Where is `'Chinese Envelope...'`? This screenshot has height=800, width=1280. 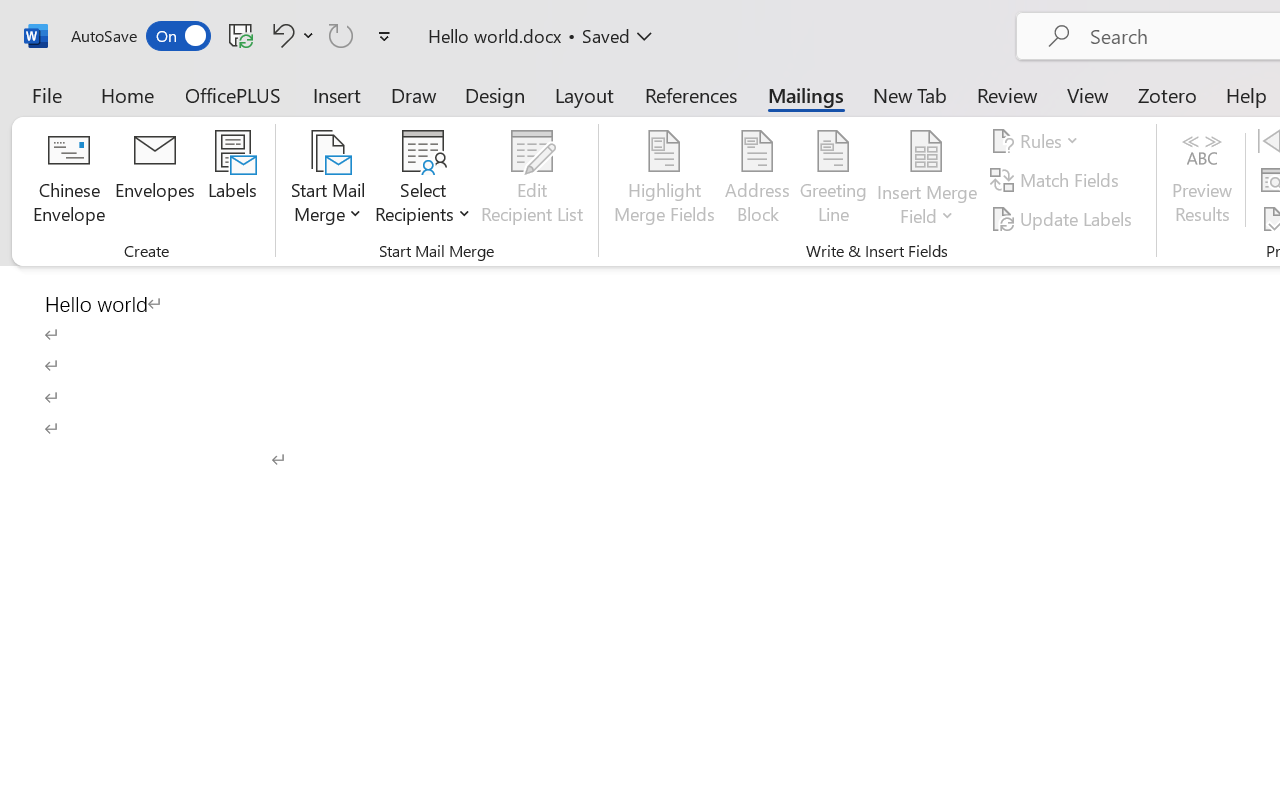 'Chinese Envelope...' is located at coordinates (69, 179).